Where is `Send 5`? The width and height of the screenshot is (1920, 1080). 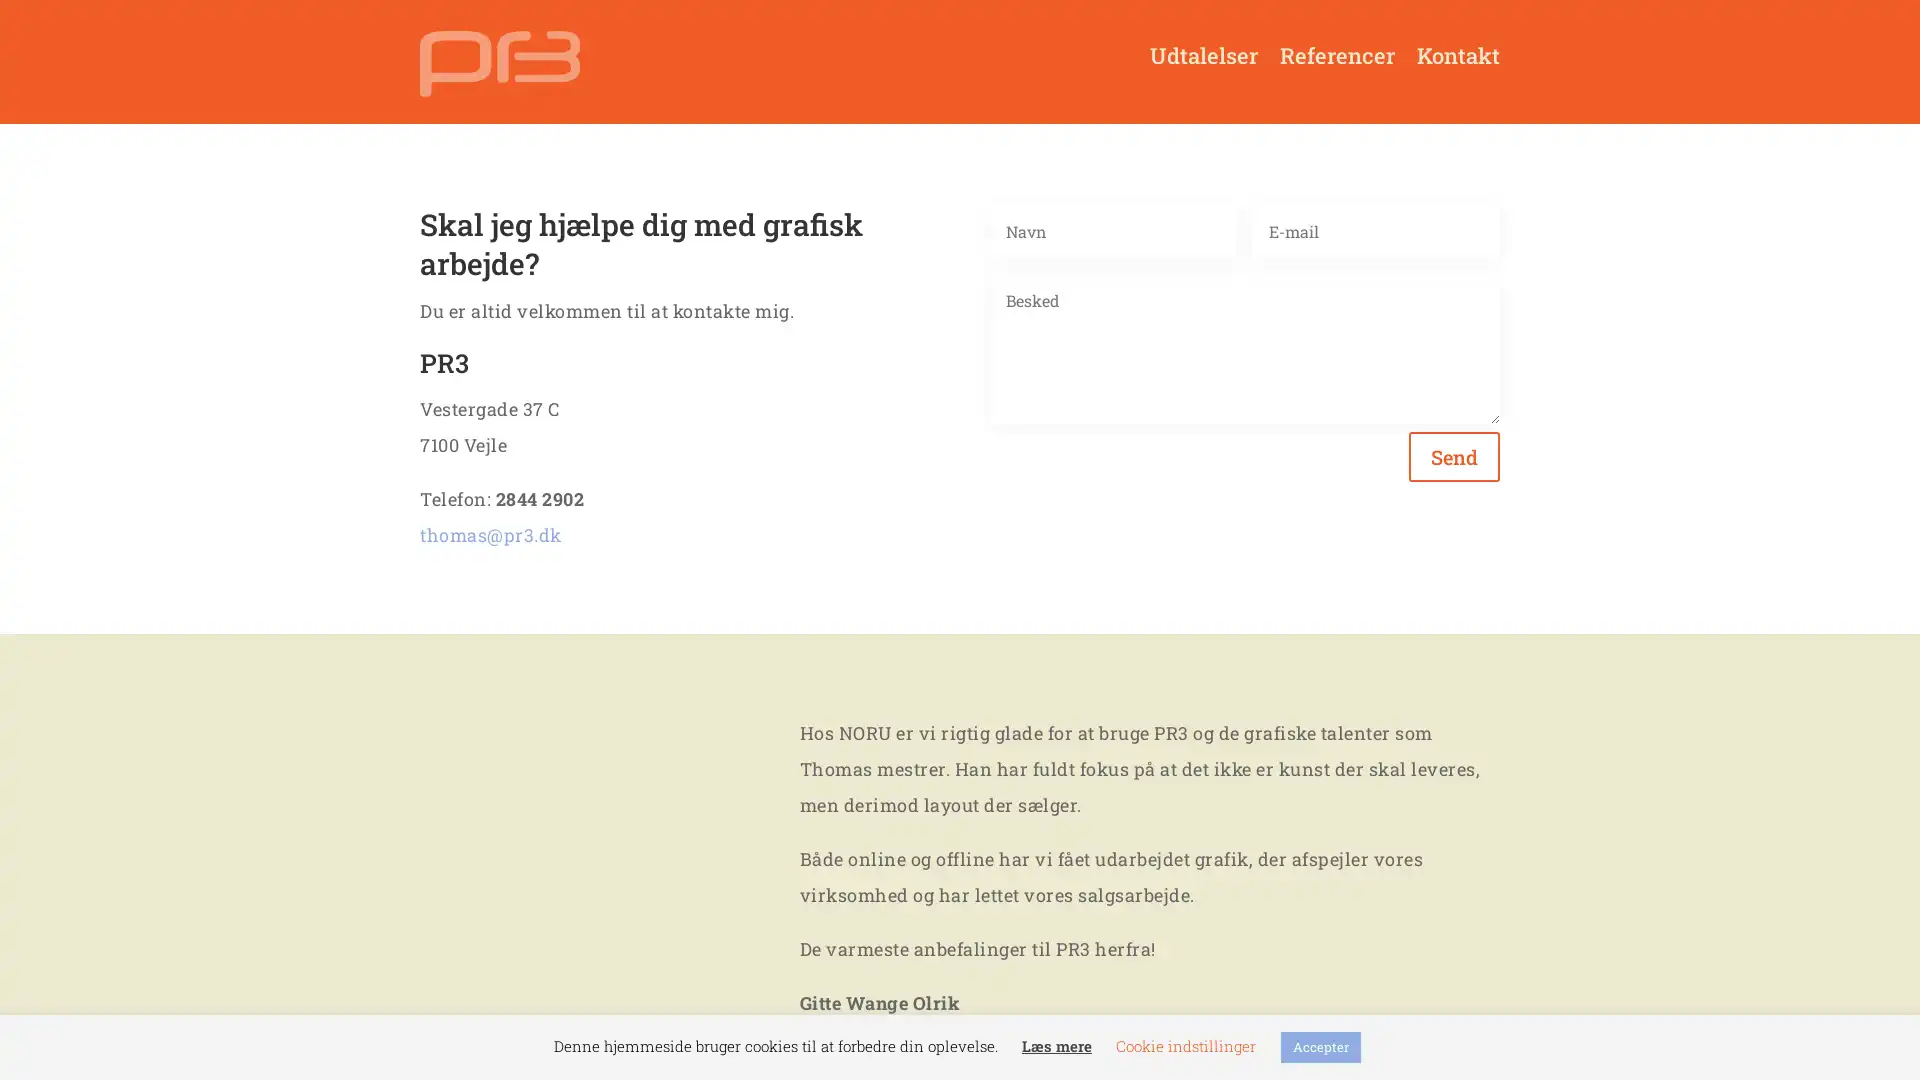 Send 5 is located at coordinates (1453, 455).